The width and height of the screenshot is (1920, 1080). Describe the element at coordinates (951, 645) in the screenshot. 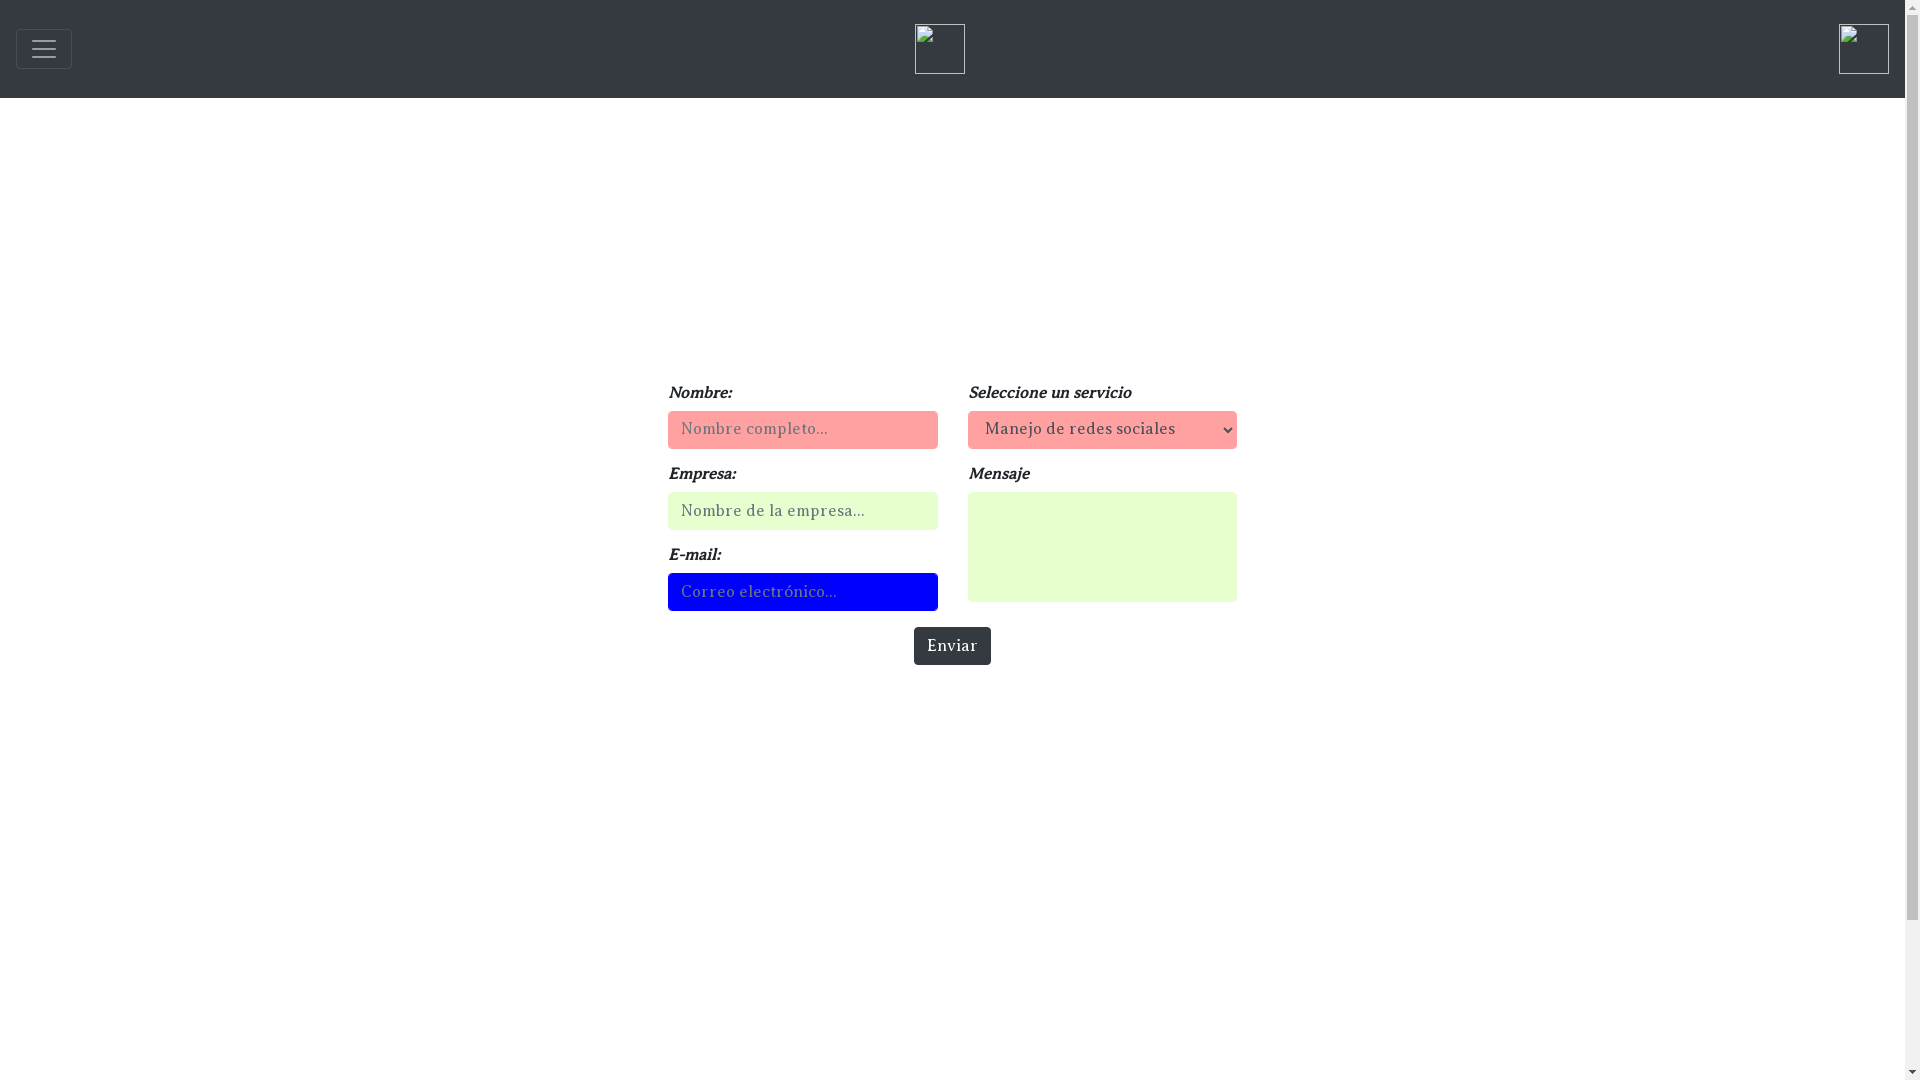

I see `'Enviar'` at that location.